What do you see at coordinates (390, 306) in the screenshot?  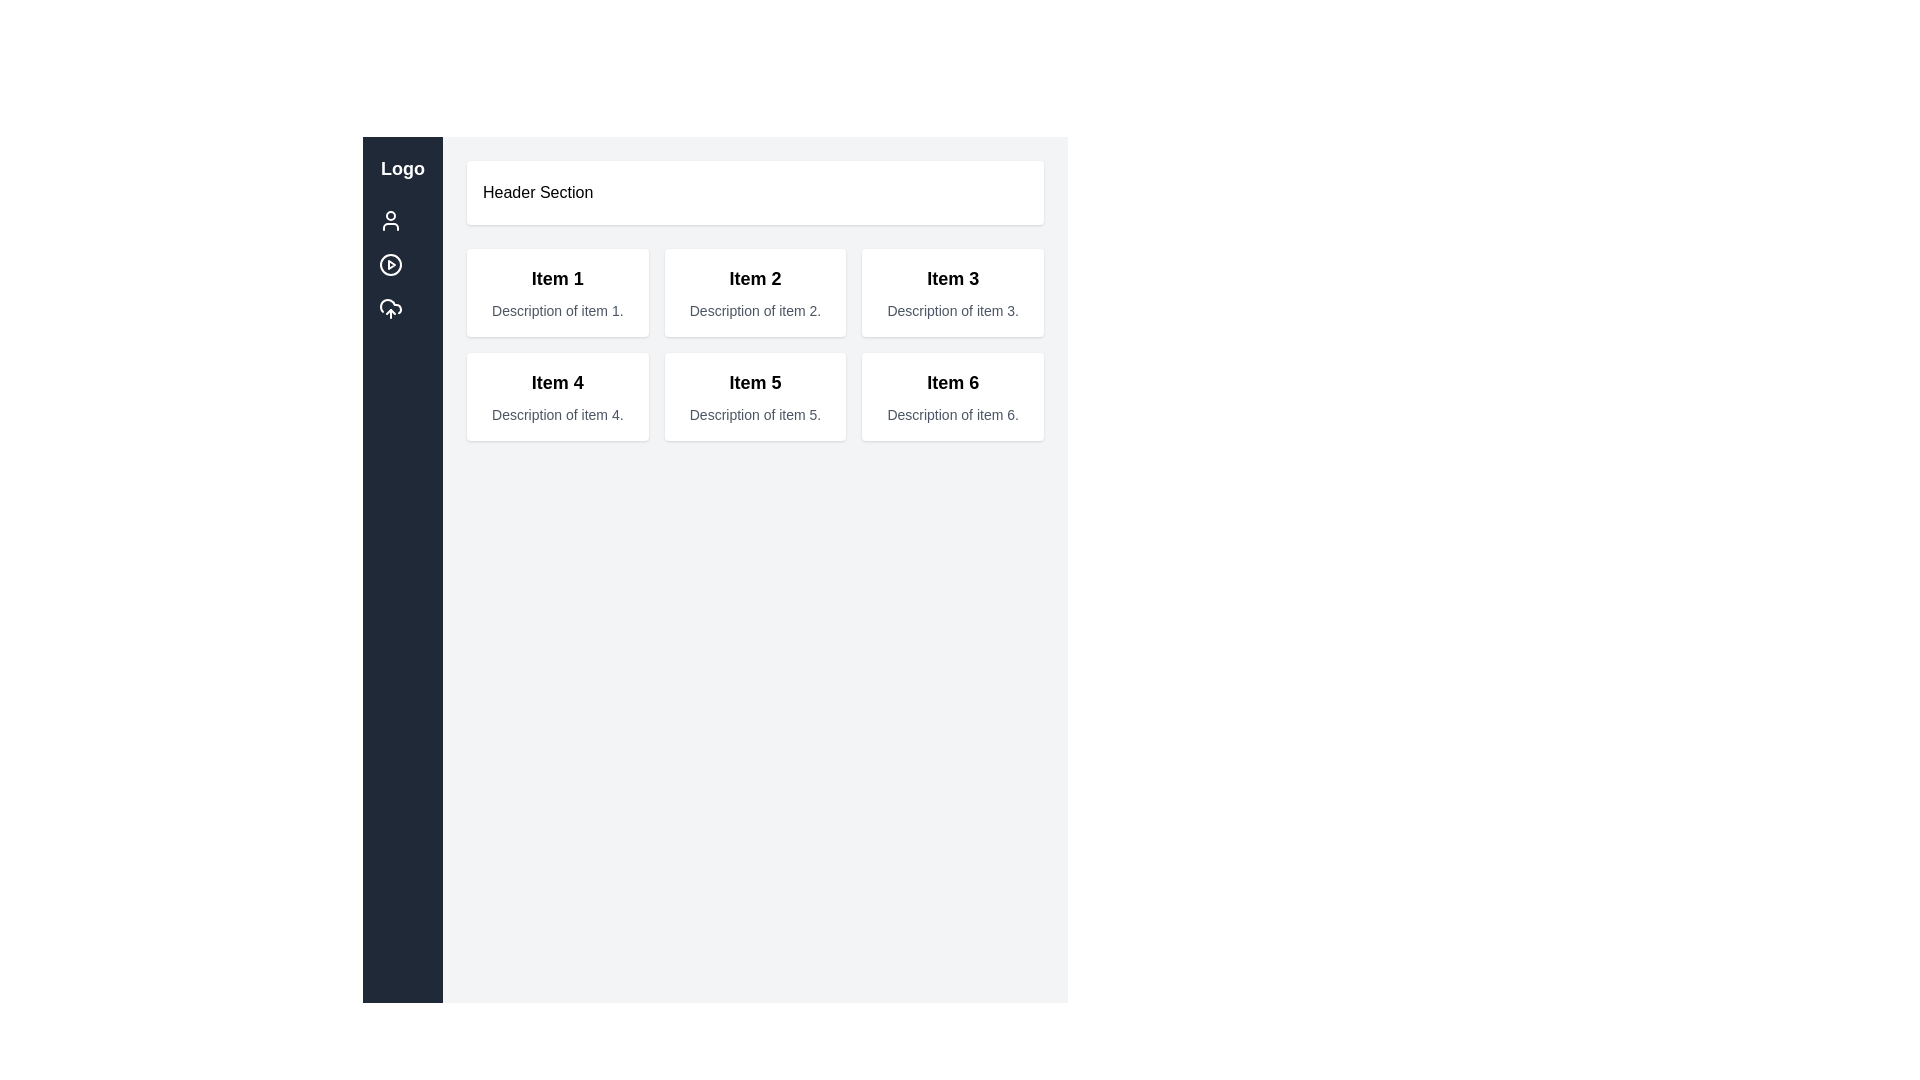 I see `the cloud upload icon located in the sidebar navigation panel` at bounding box center [390, 306].